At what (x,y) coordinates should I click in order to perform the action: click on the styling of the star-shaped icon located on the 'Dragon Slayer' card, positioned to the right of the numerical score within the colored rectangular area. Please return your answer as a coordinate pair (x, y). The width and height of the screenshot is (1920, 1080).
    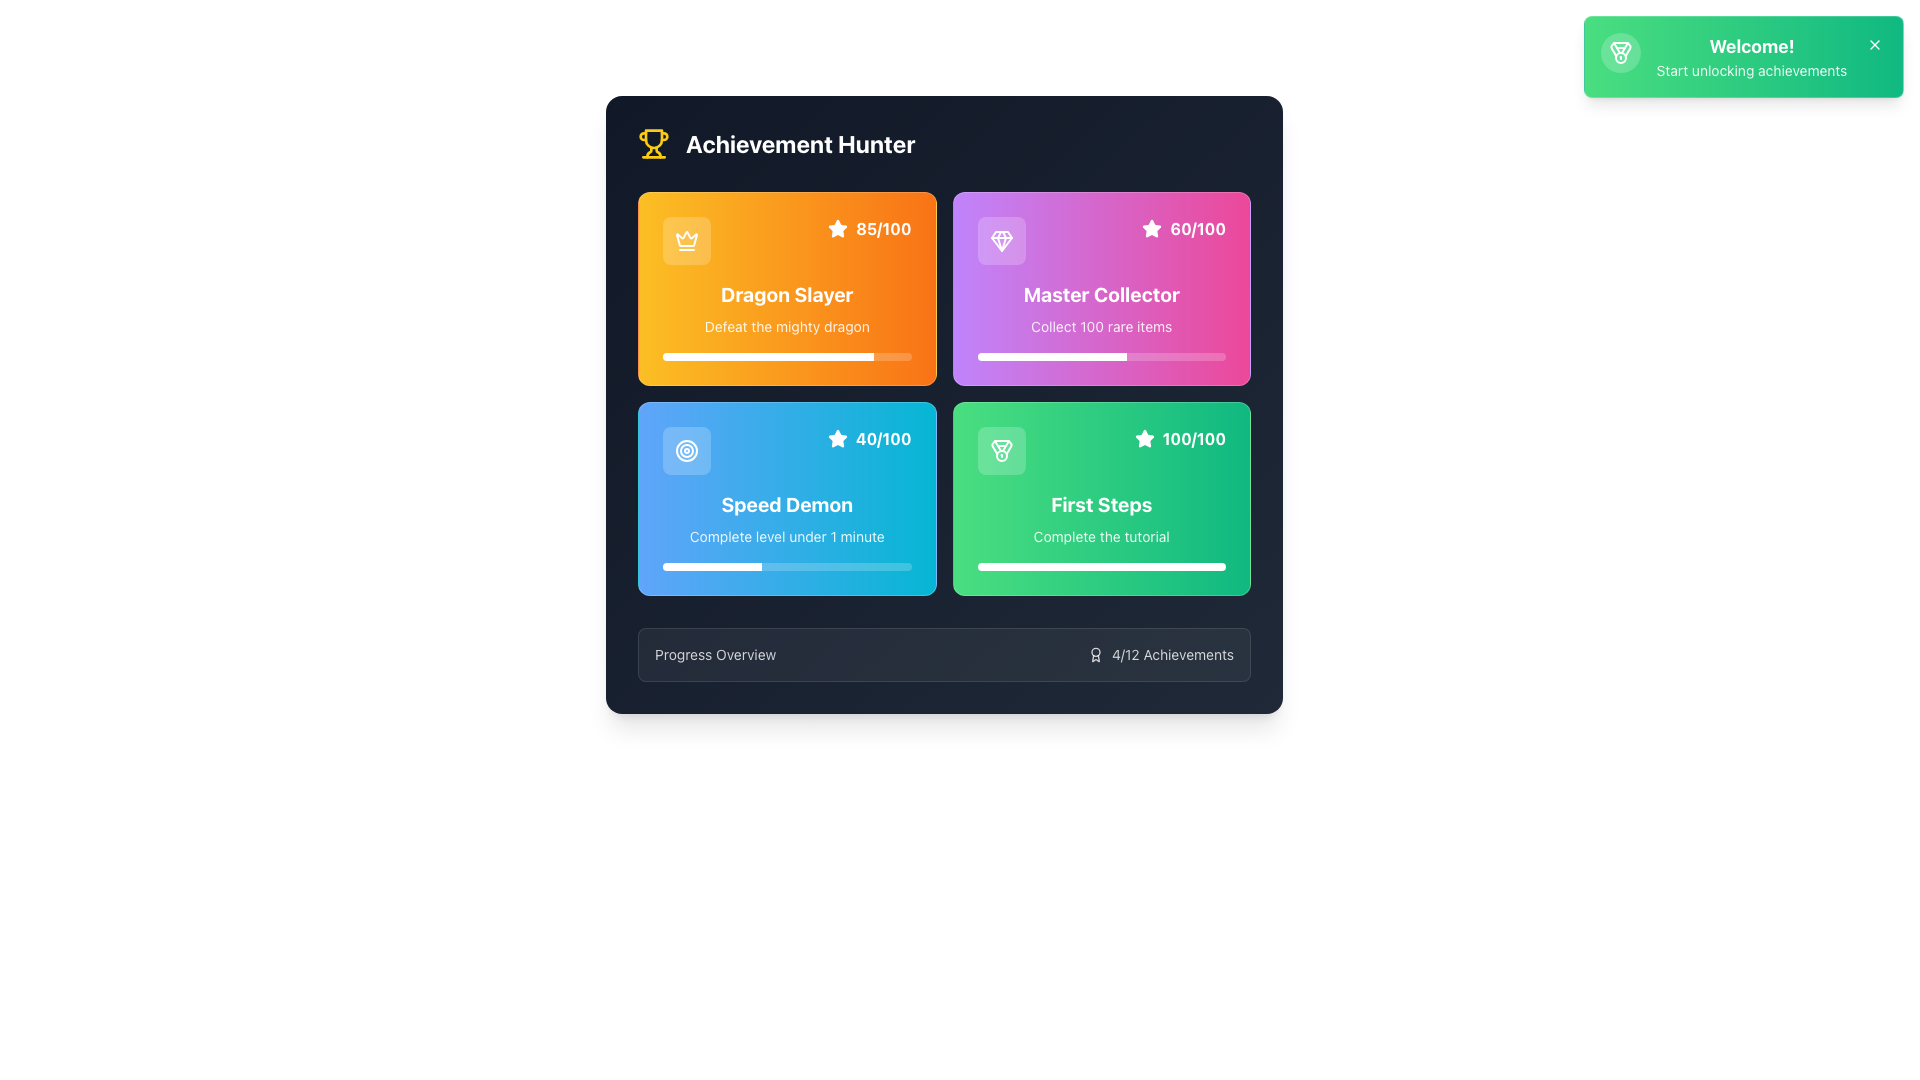
    Looking at the image, I should click on (837, 437).